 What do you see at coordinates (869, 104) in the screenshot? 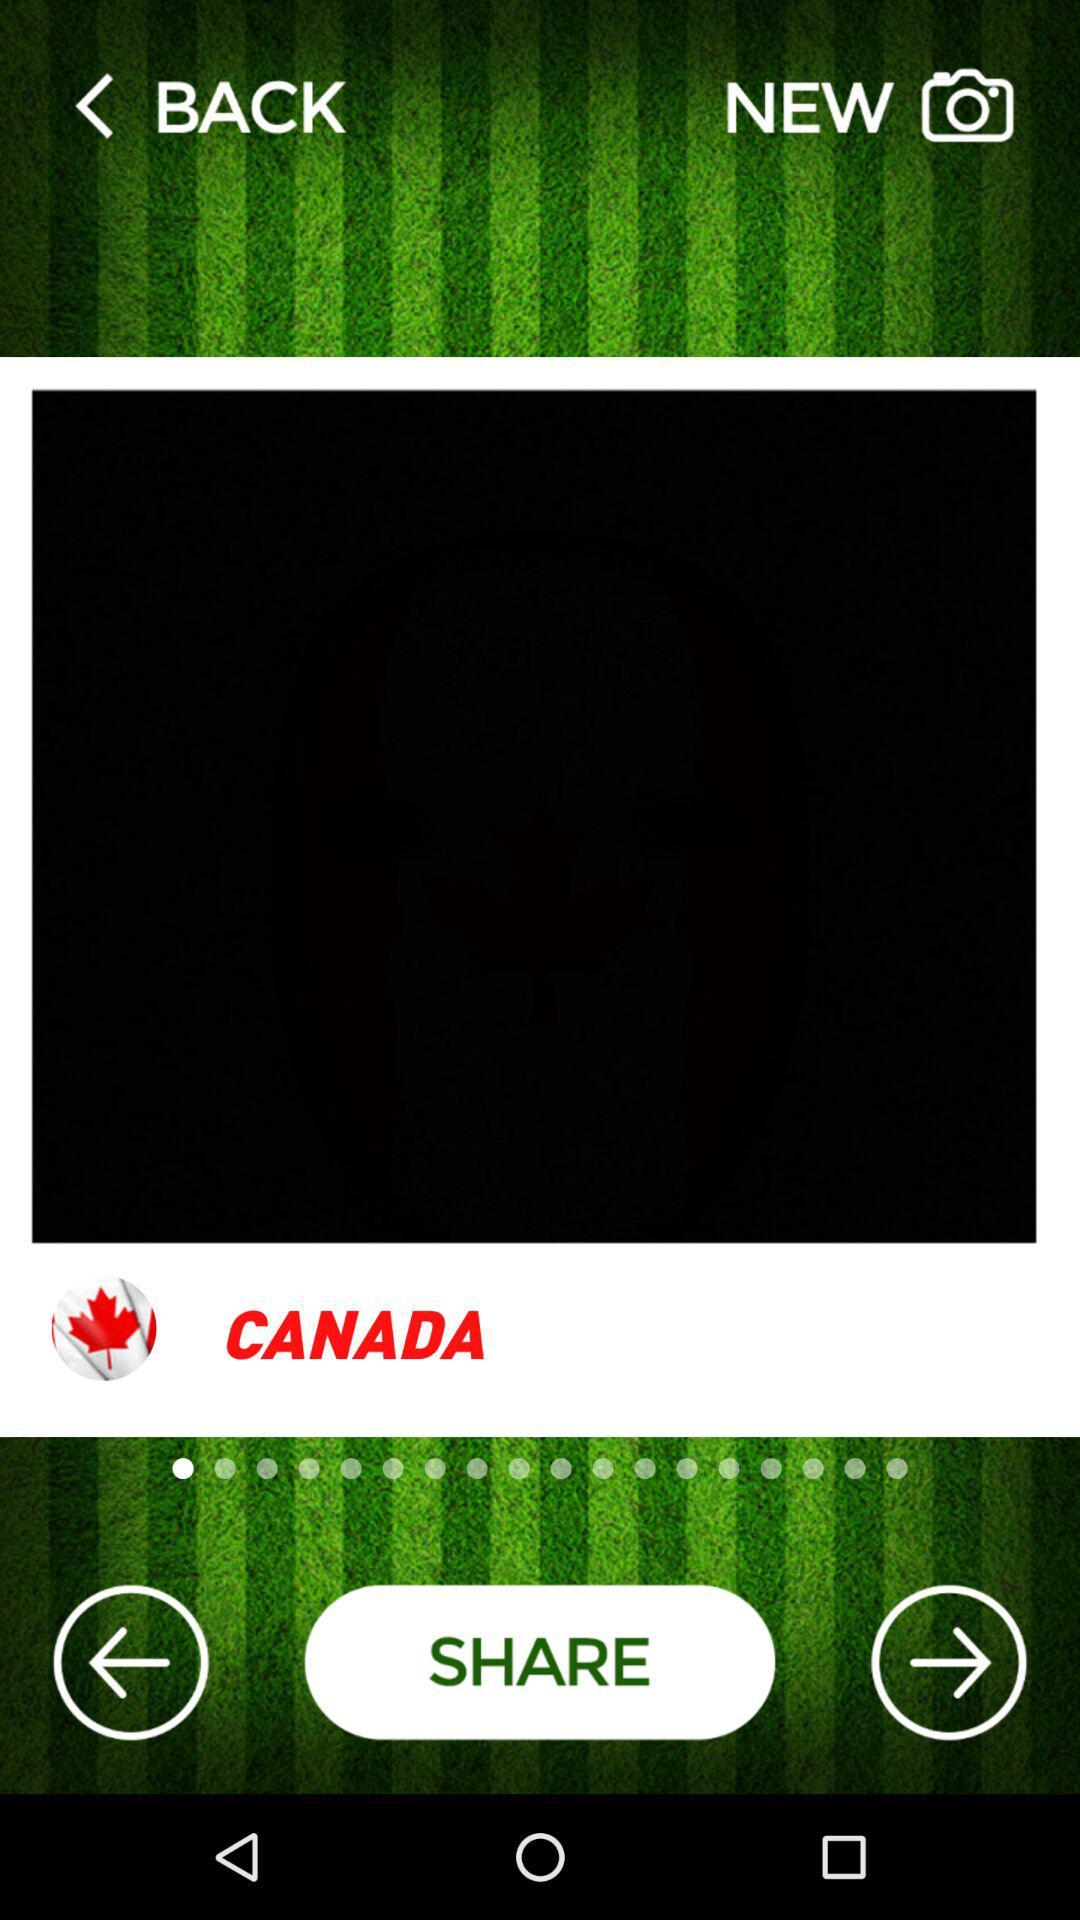
I see `new photo` at bounding box center [869, 104].